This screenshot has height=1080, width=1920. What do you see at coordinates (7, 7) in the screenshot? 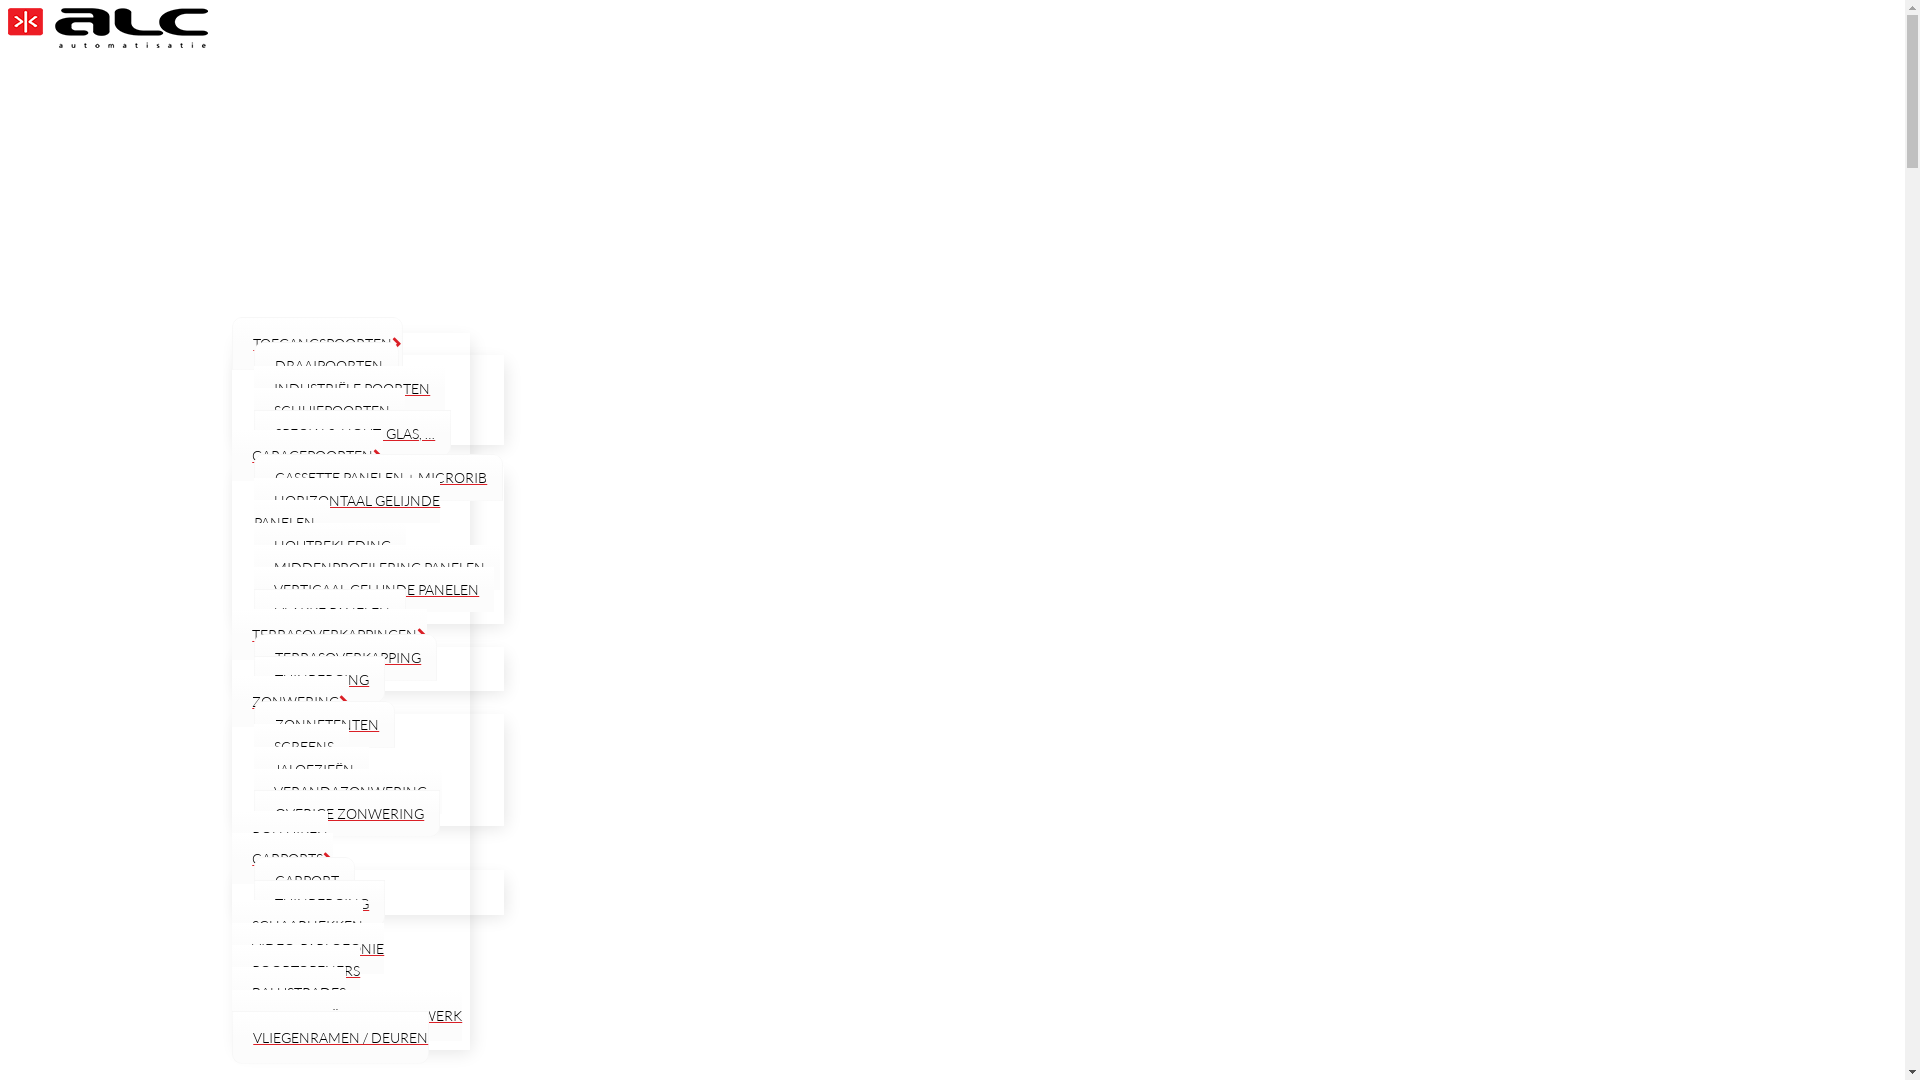
I see `'Skip to content'` at bounding box center [7, 7].